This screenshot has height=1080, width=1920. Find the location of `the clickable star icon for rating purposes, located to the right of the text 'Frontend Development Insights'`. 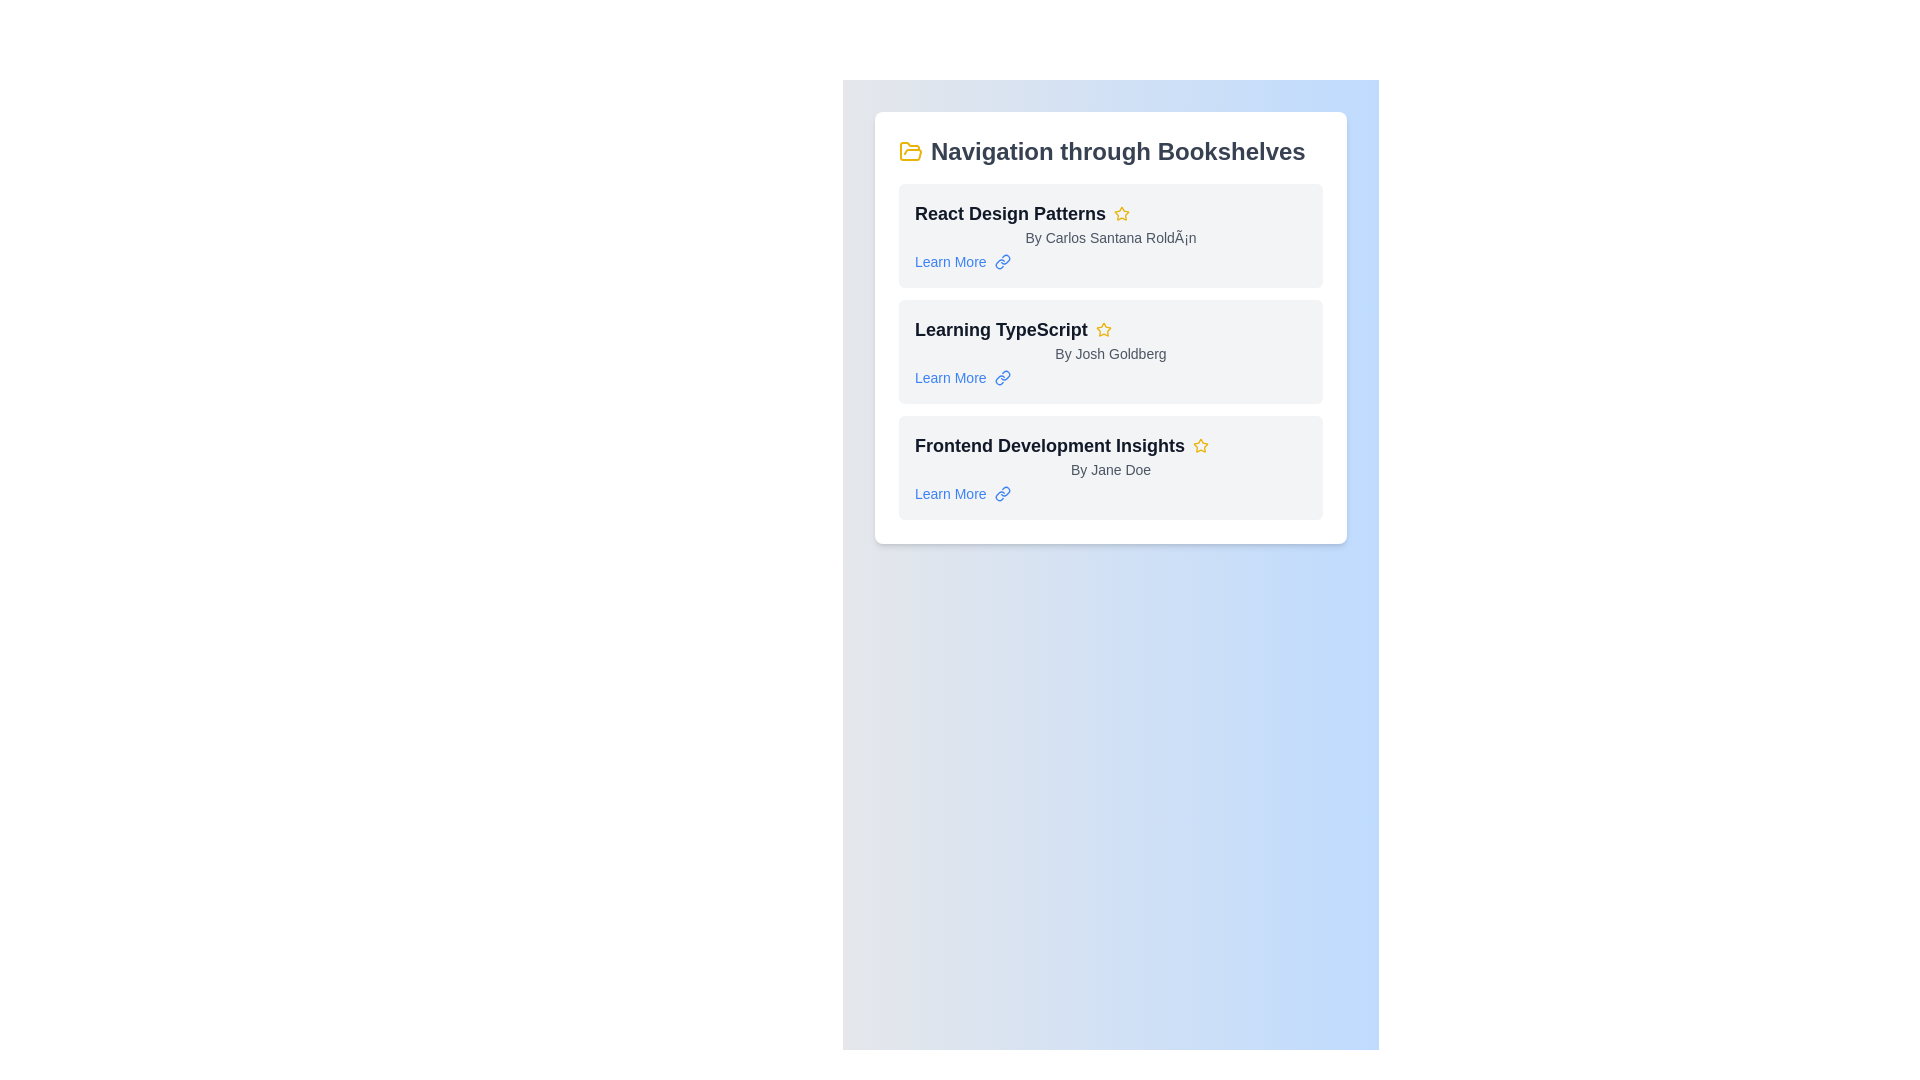

the clickable star icon for rating purposes, located to the right of the text 'Frontend Development Insights' is located at coordinates (1200, 445).